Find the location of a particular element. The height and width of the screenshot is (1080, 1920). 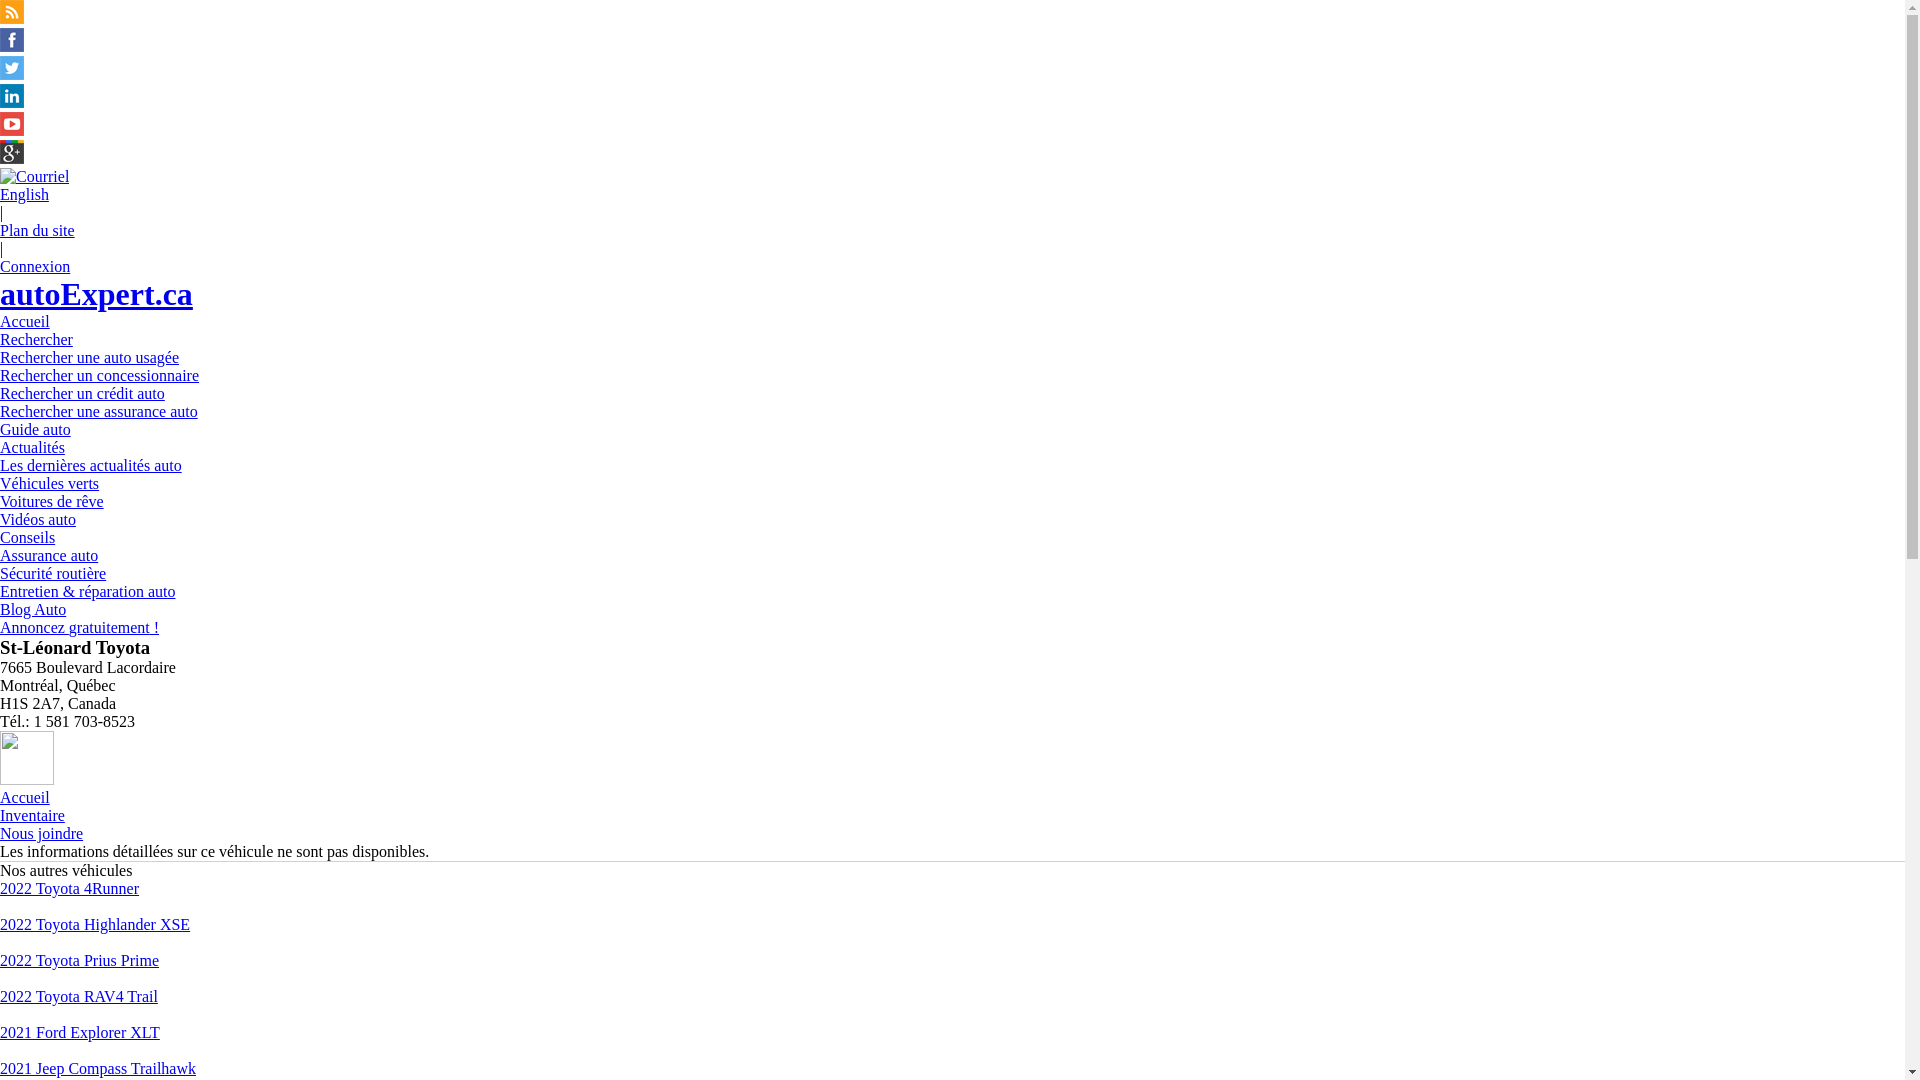

'Rechercher un concessionnaire' is located at coordinates (98, 375).